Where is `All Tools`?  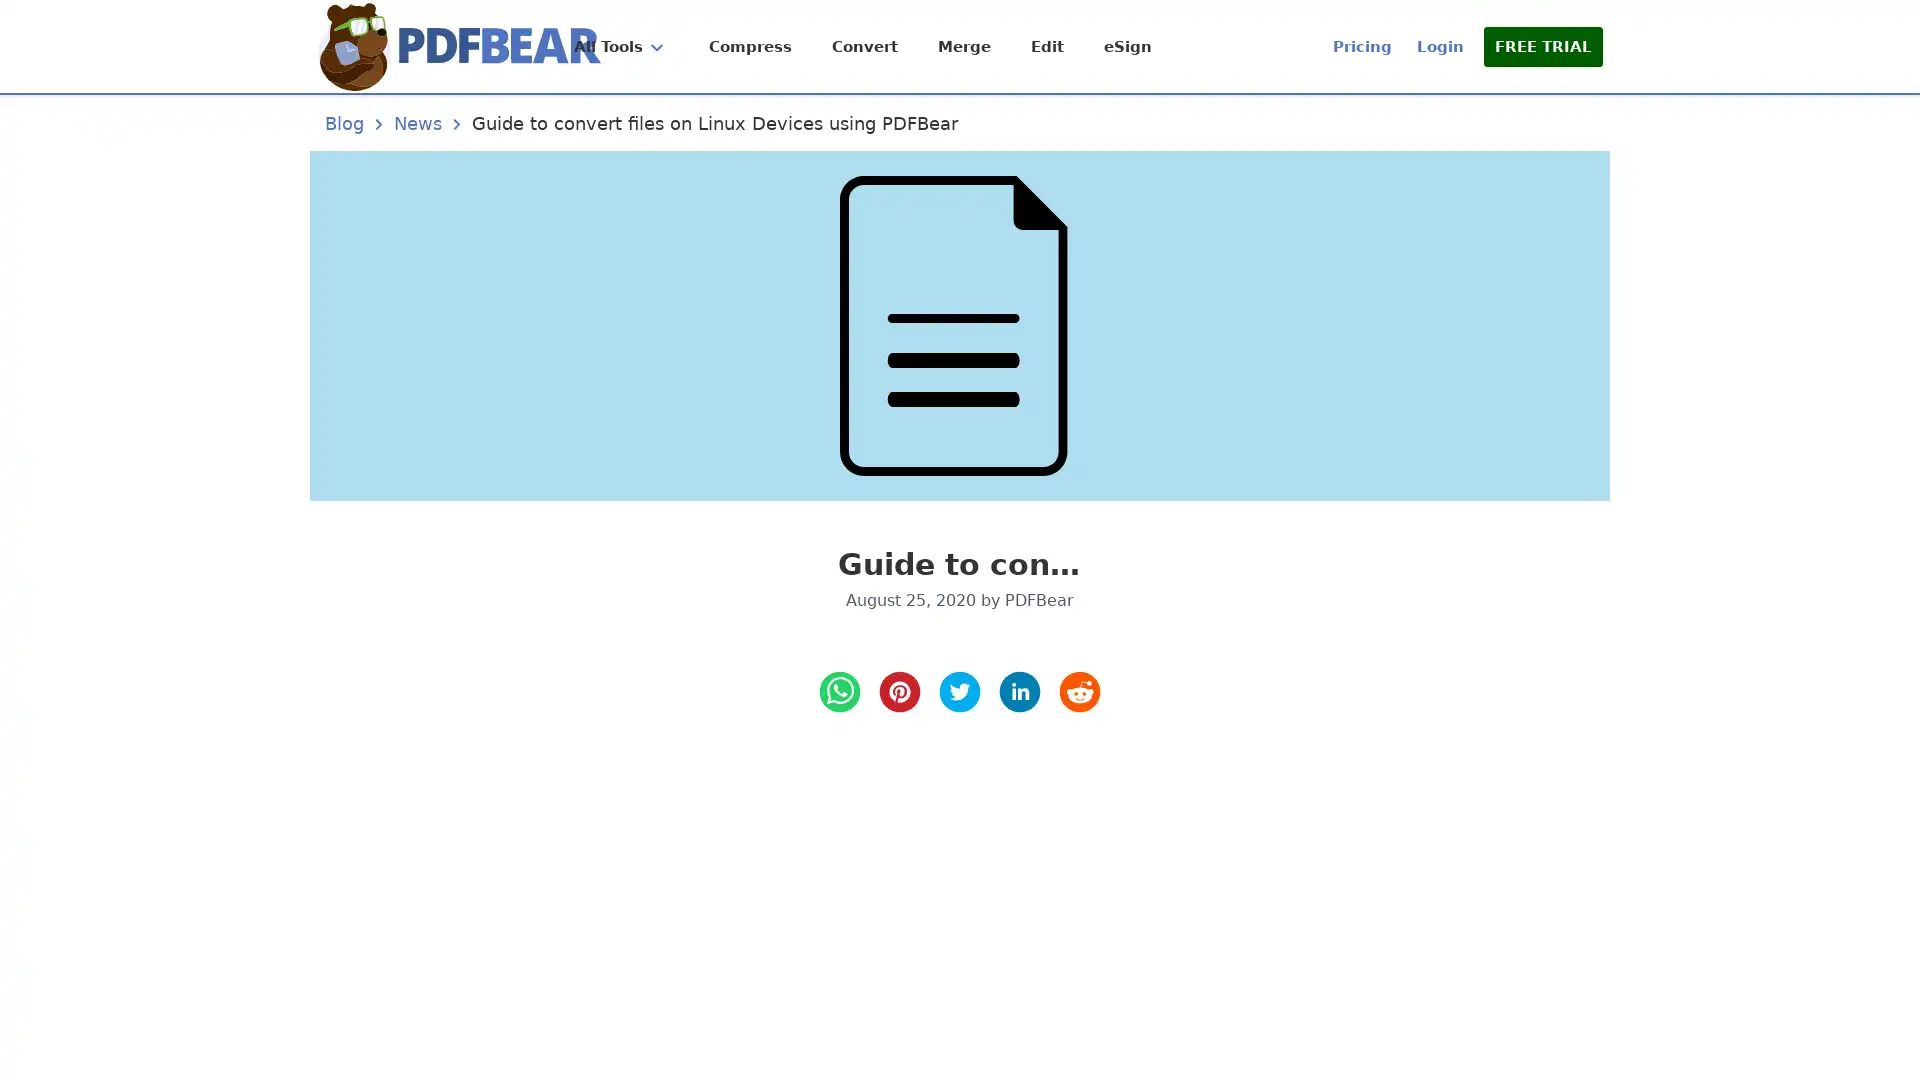
All Tools is located at coordinates (616, 45).